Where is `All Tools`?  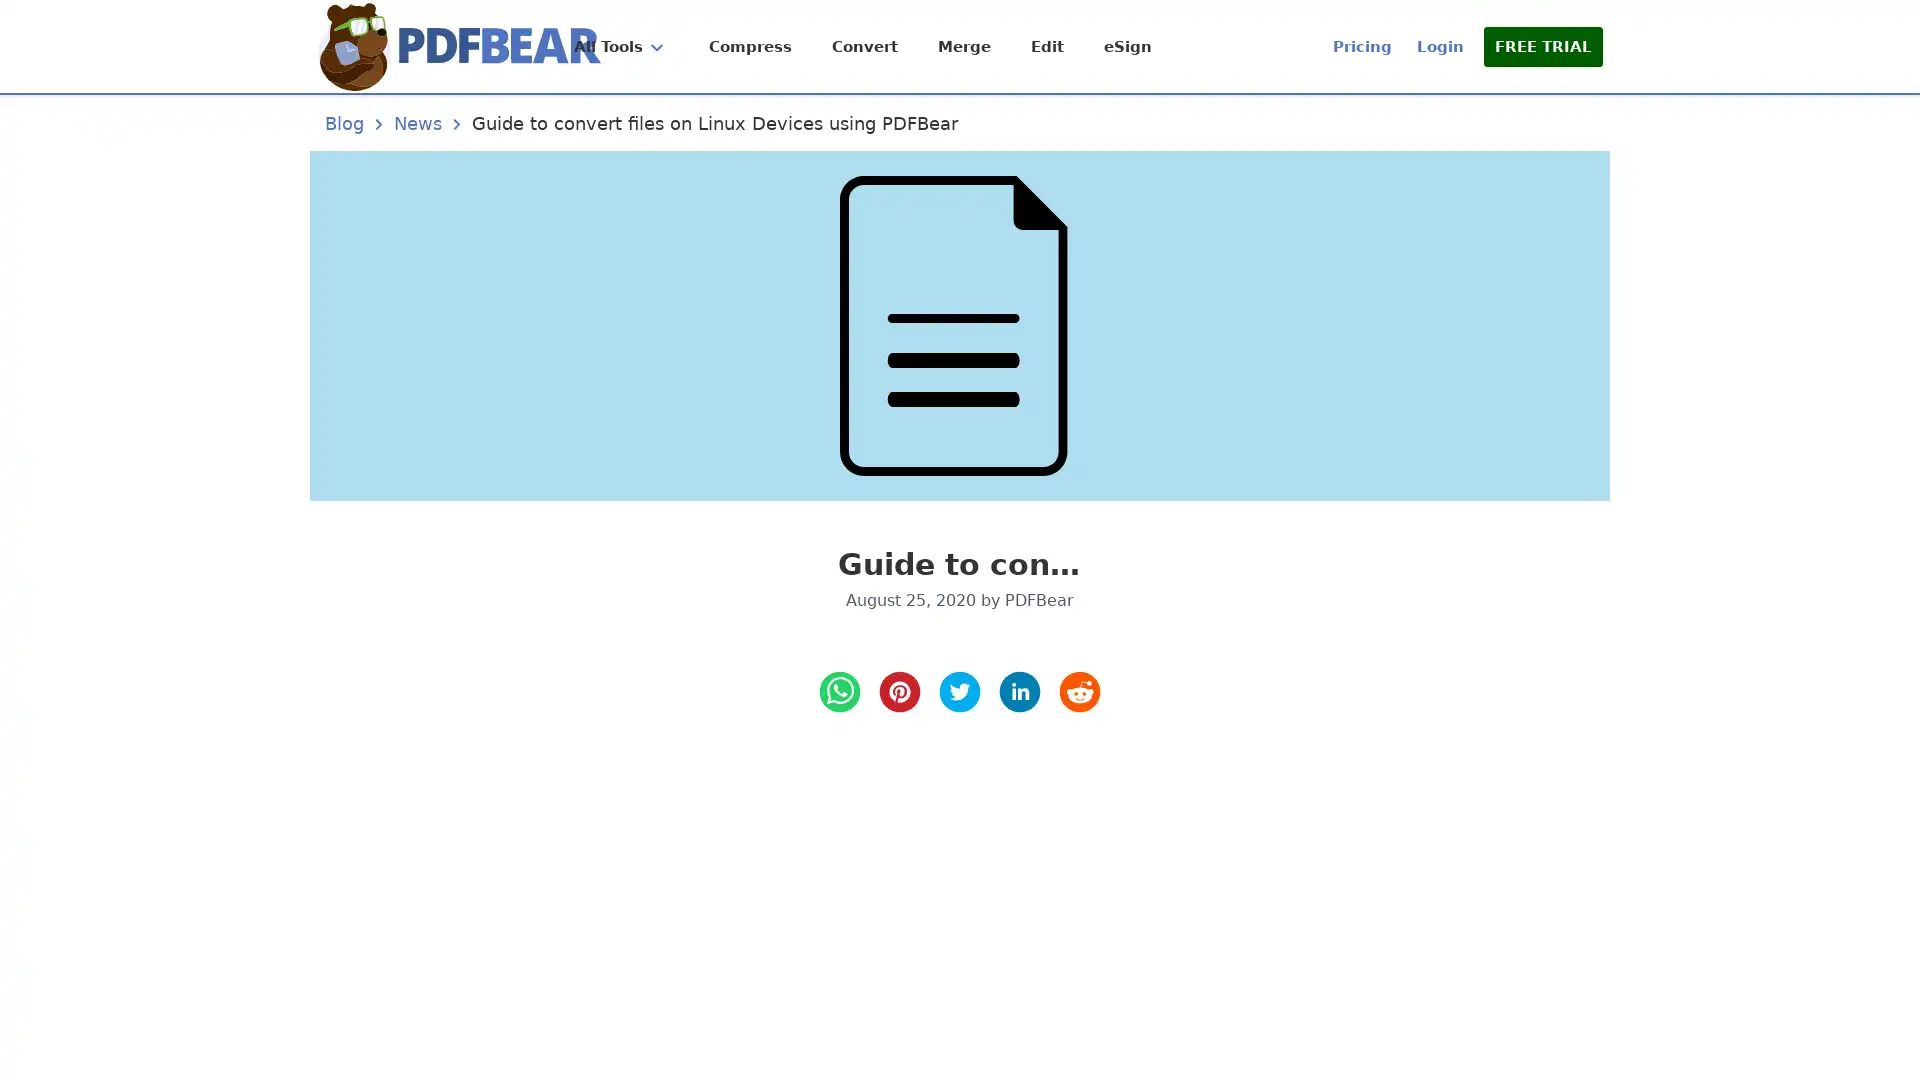
All Tools is located at coordinates (616, 45).